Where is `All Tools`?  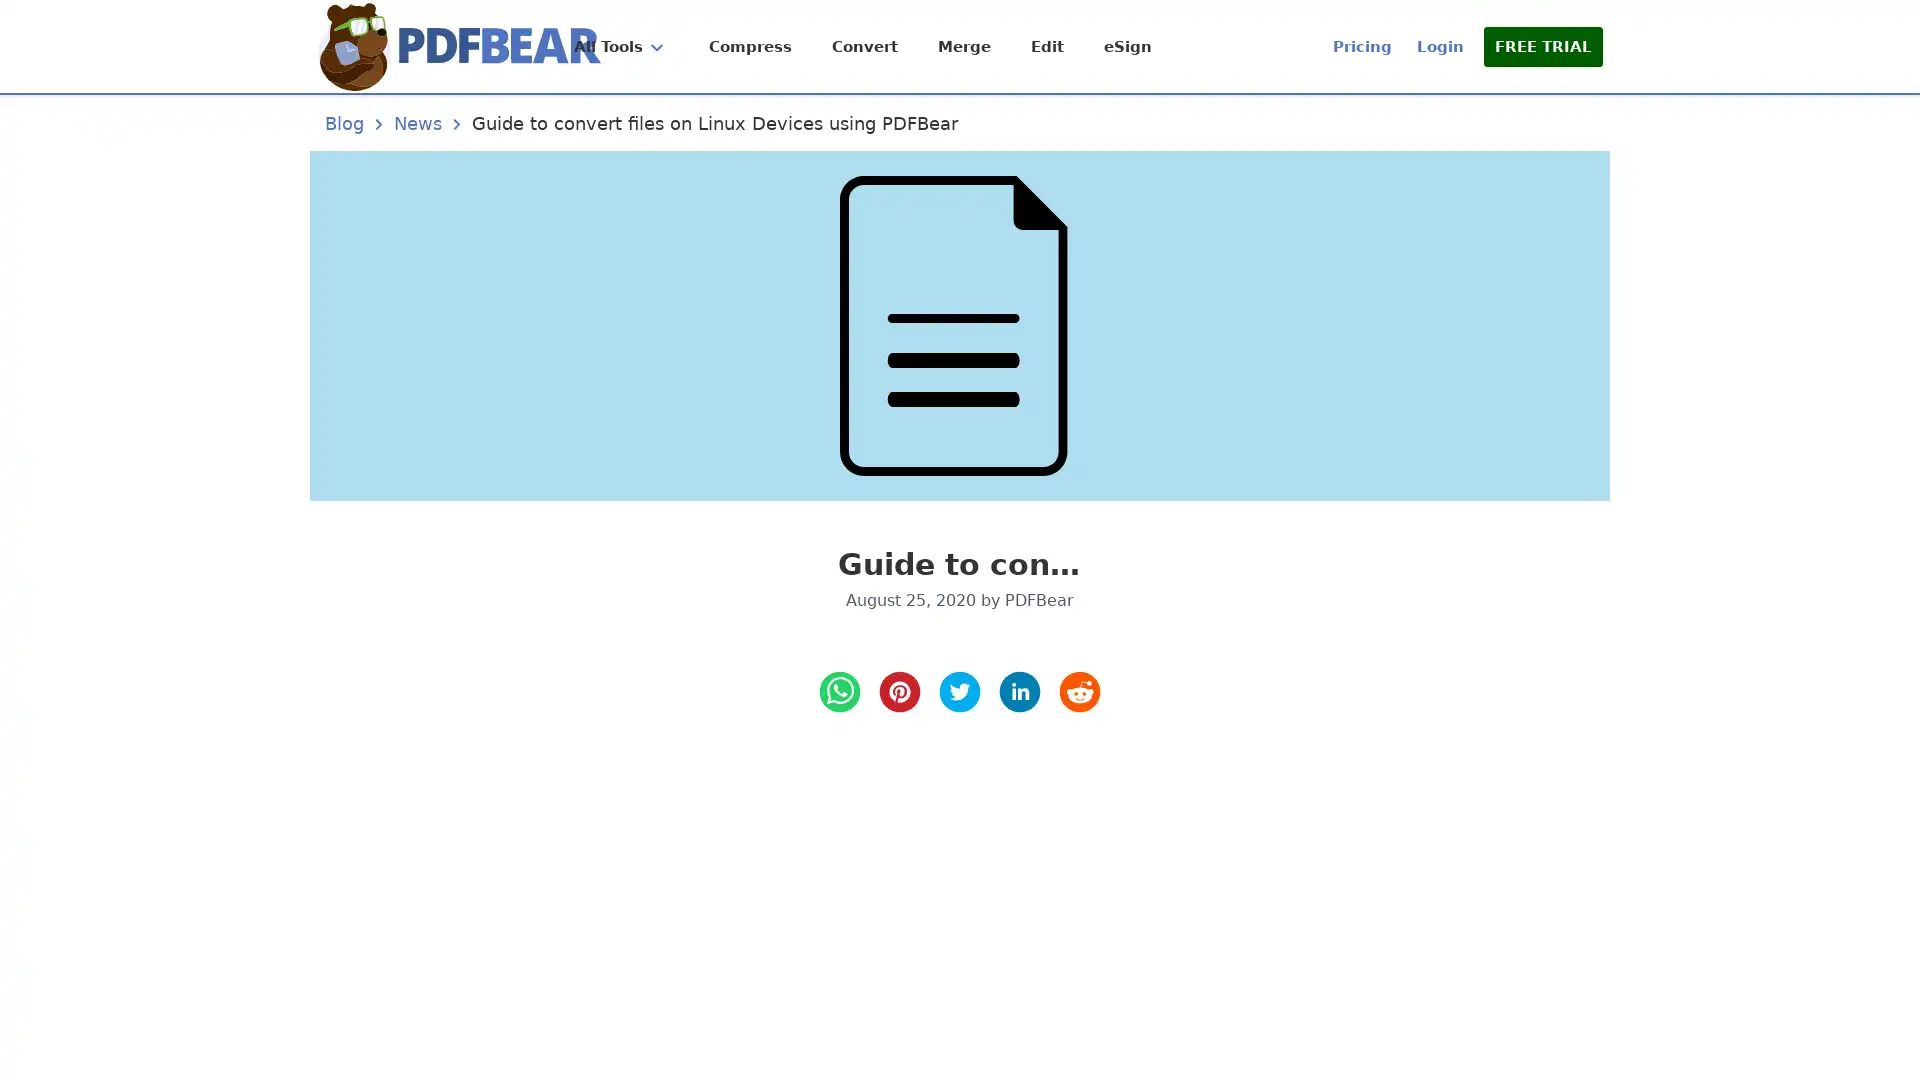
All Tools is located at coordinates (616, 45).